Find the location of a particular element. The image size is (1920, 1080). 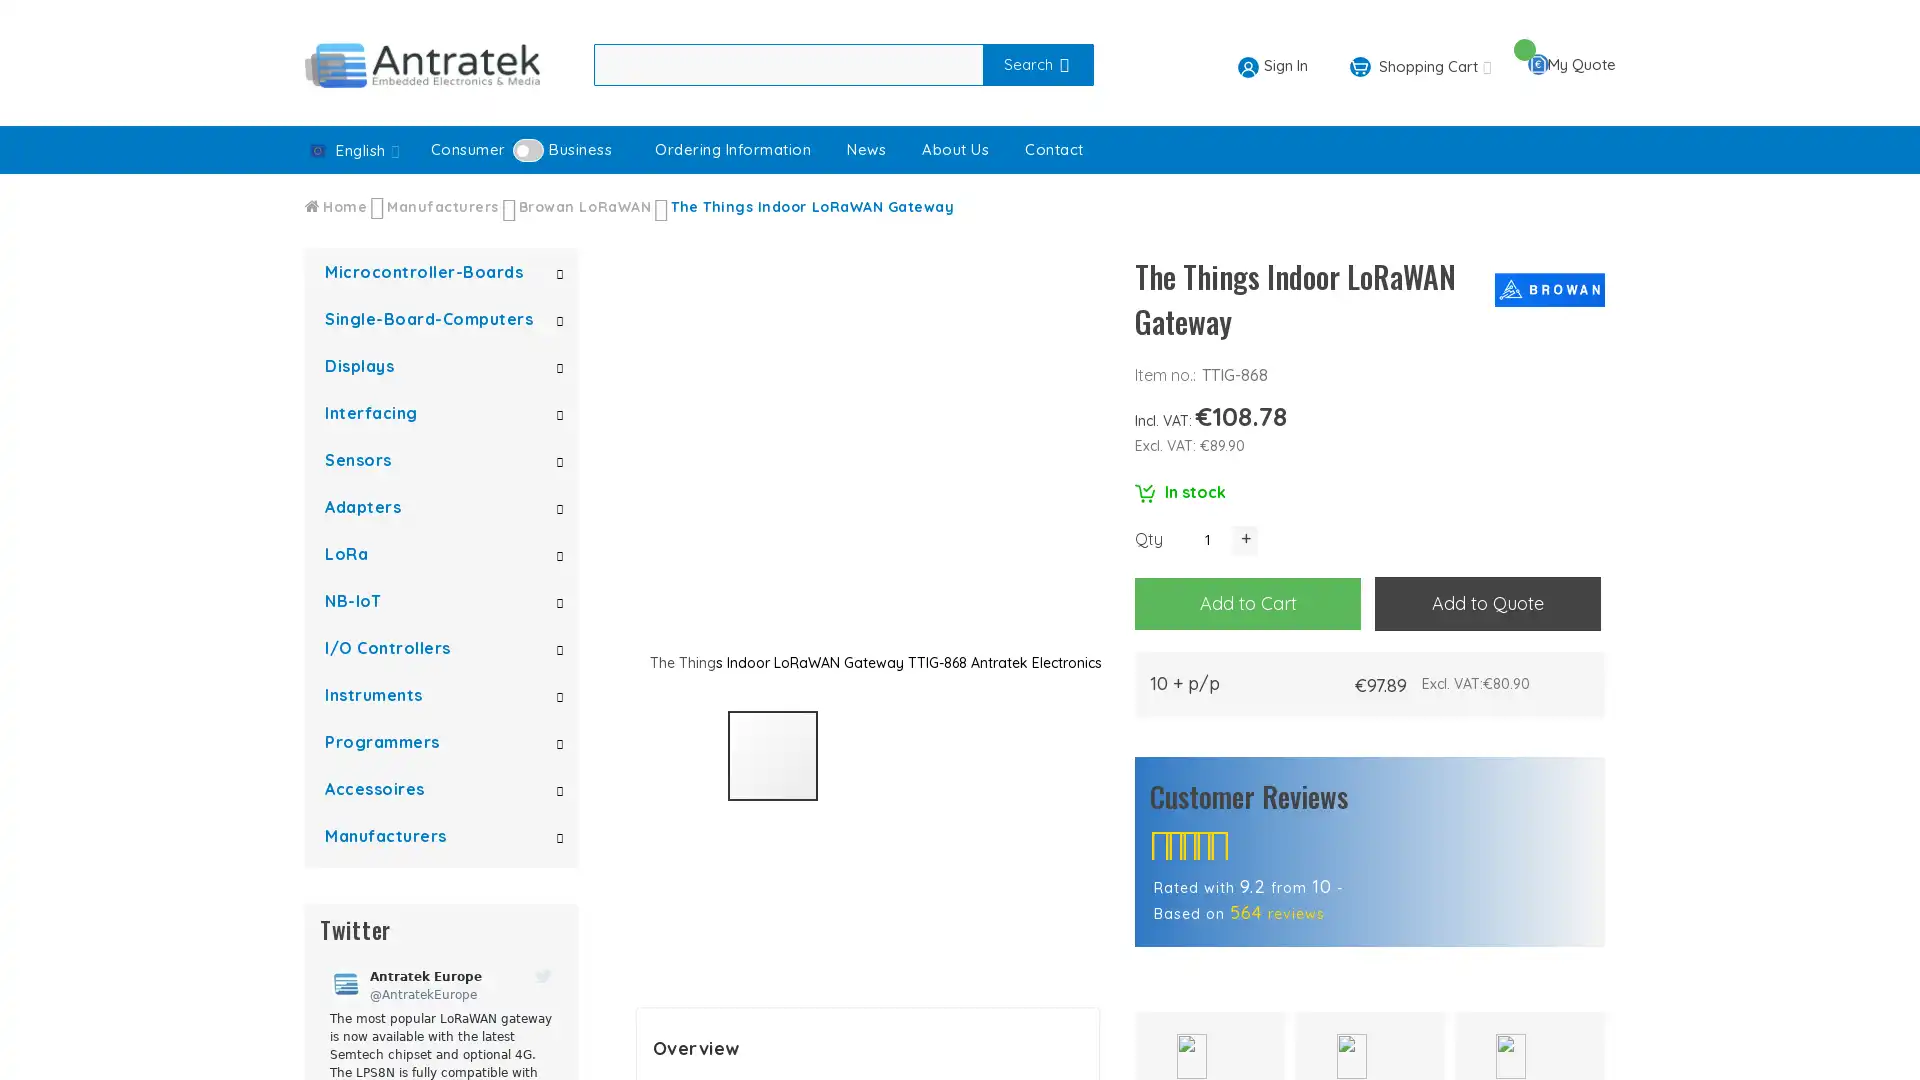

Next is located at coordinates (1098, 756).